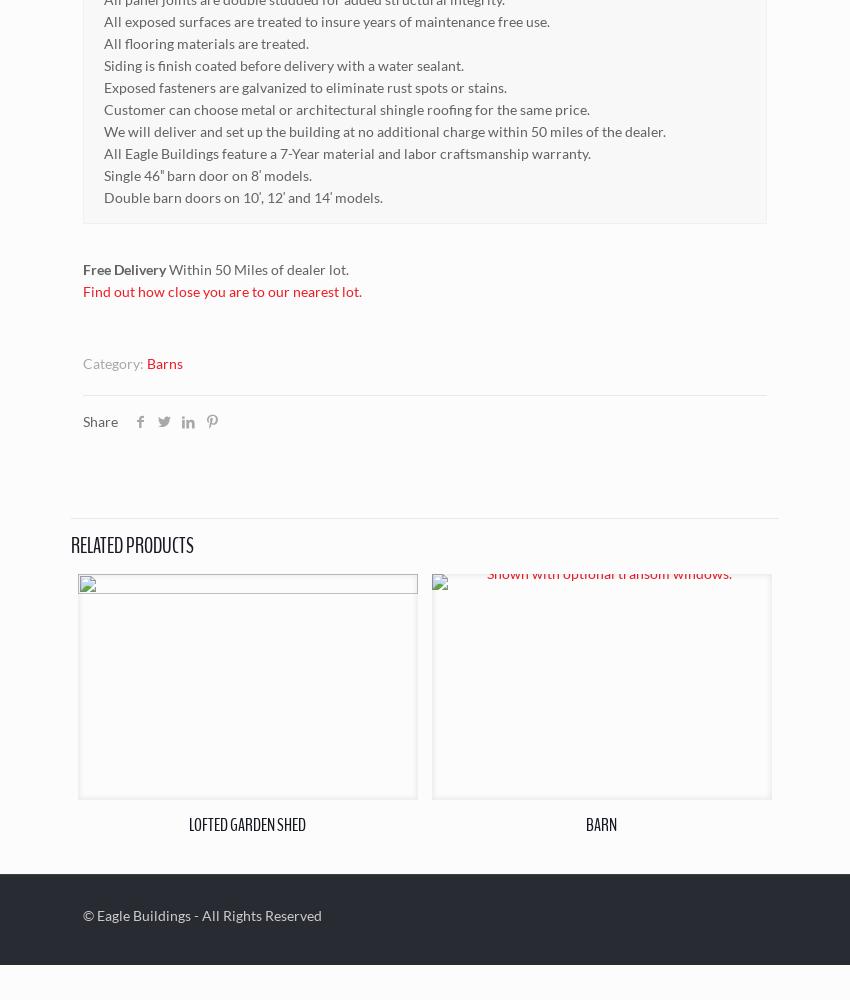 The image size is (850, 1000). What do you see at coordinates (82, 268) in the screenshot?
I see `'Free Delivery'` at bounding box center [82, 268].